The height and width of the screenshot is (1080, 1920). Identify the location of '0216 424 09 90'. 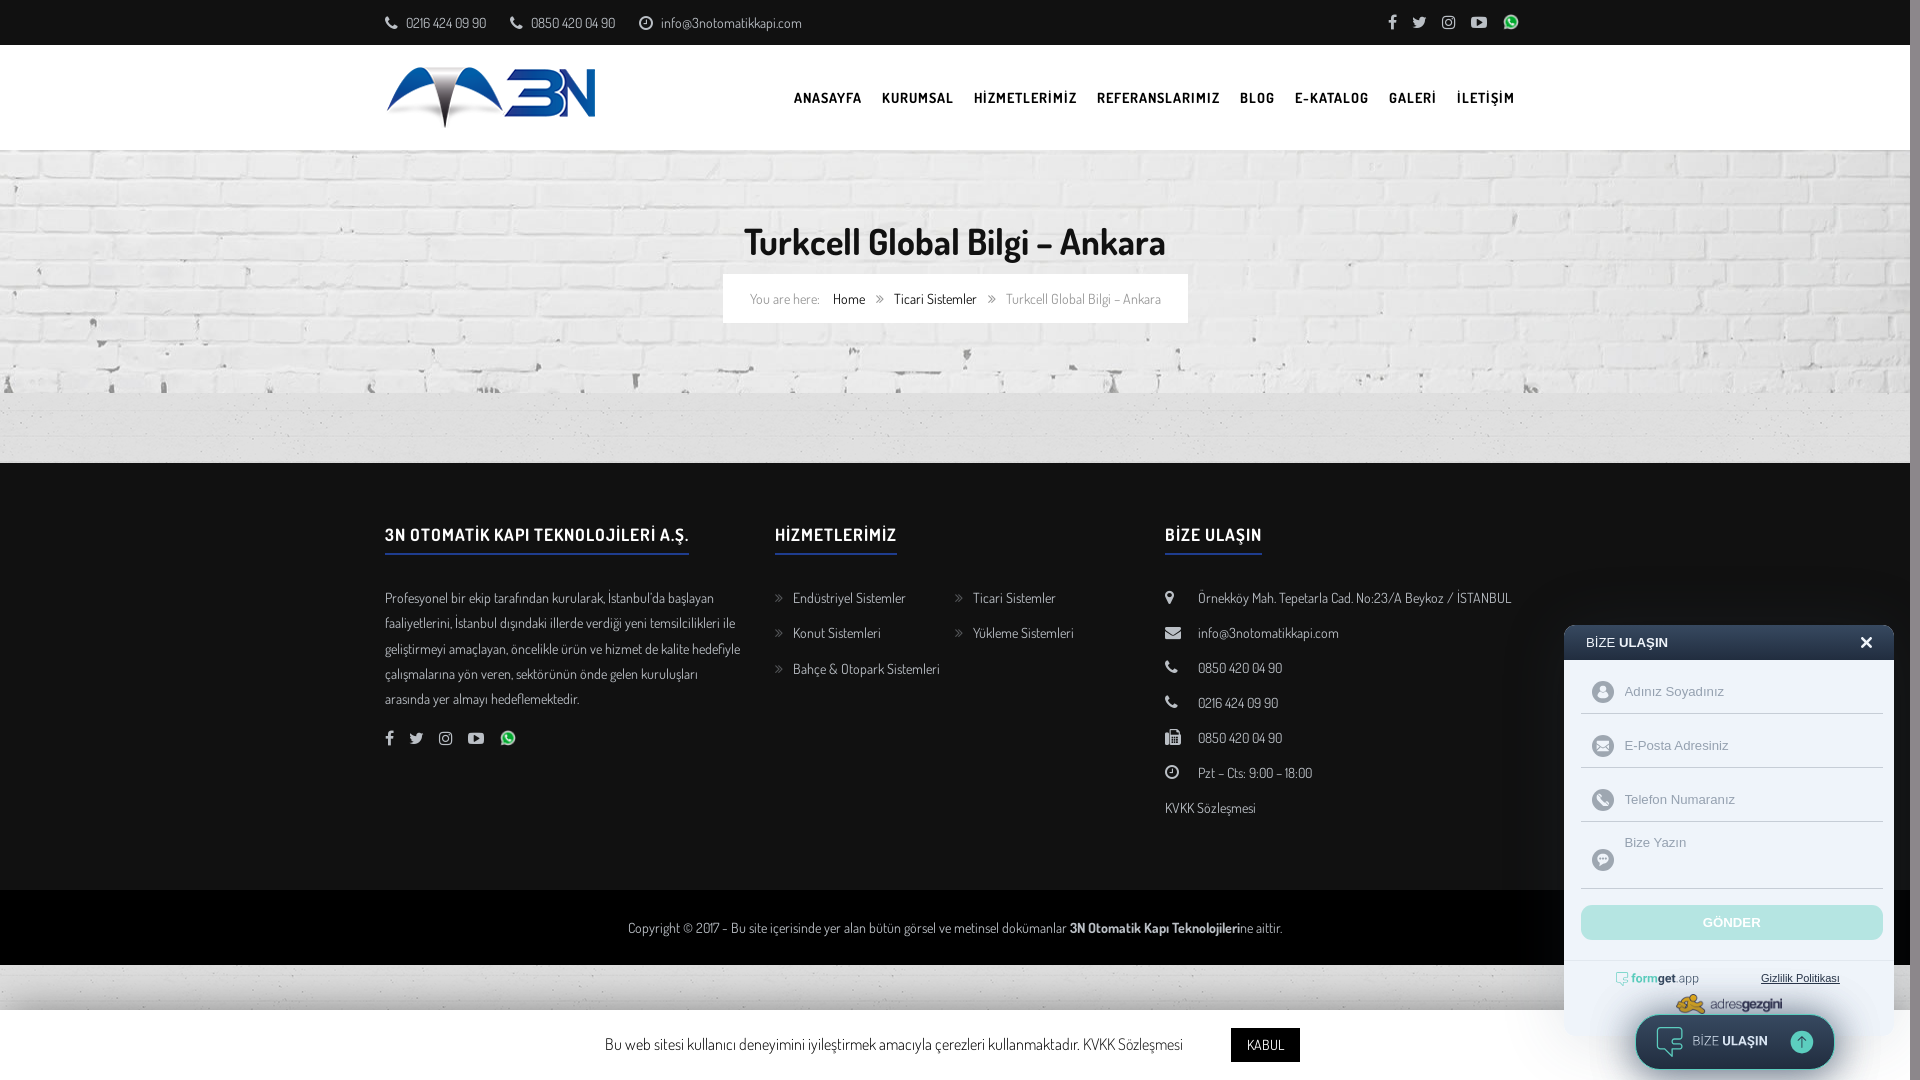
(1195, 701).